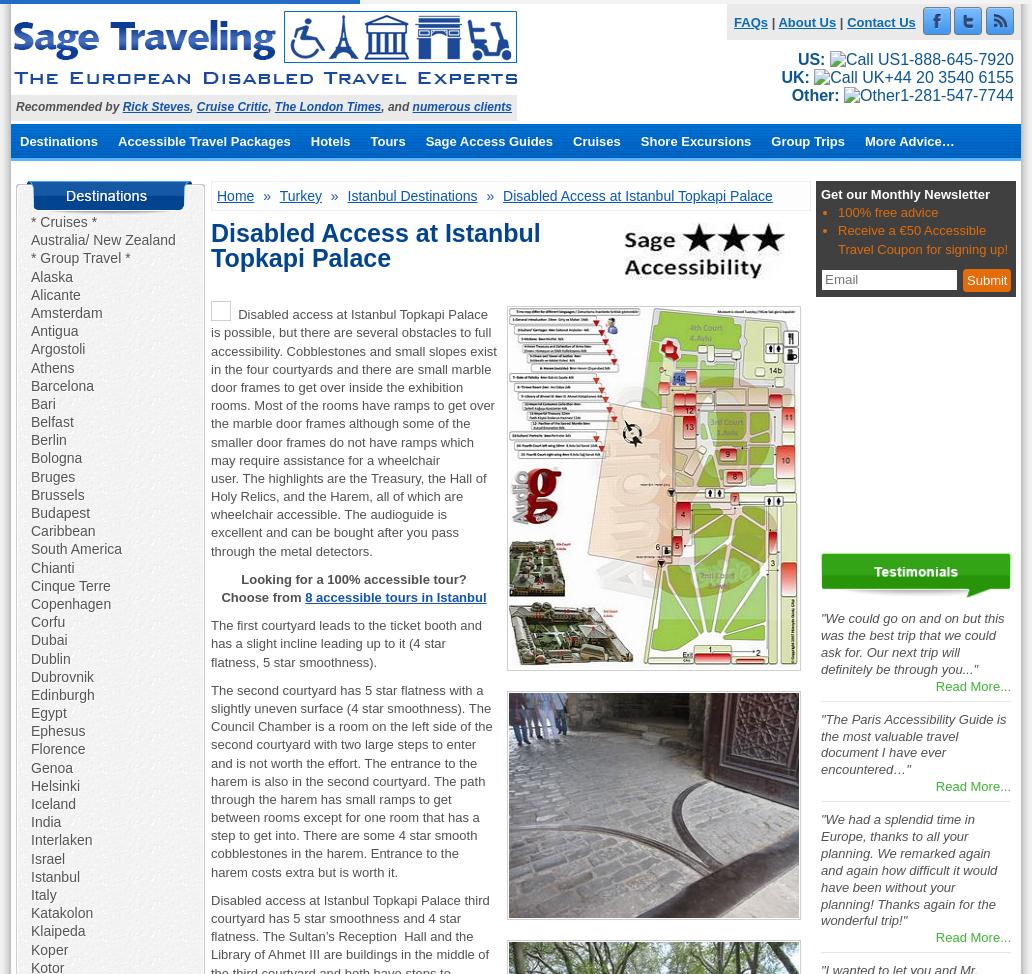 This screenshot has width=1032, height=974. What do you see at coordinates (395, 106) in the screenshot?
I see `', and'` at bounding box center [395, 106].